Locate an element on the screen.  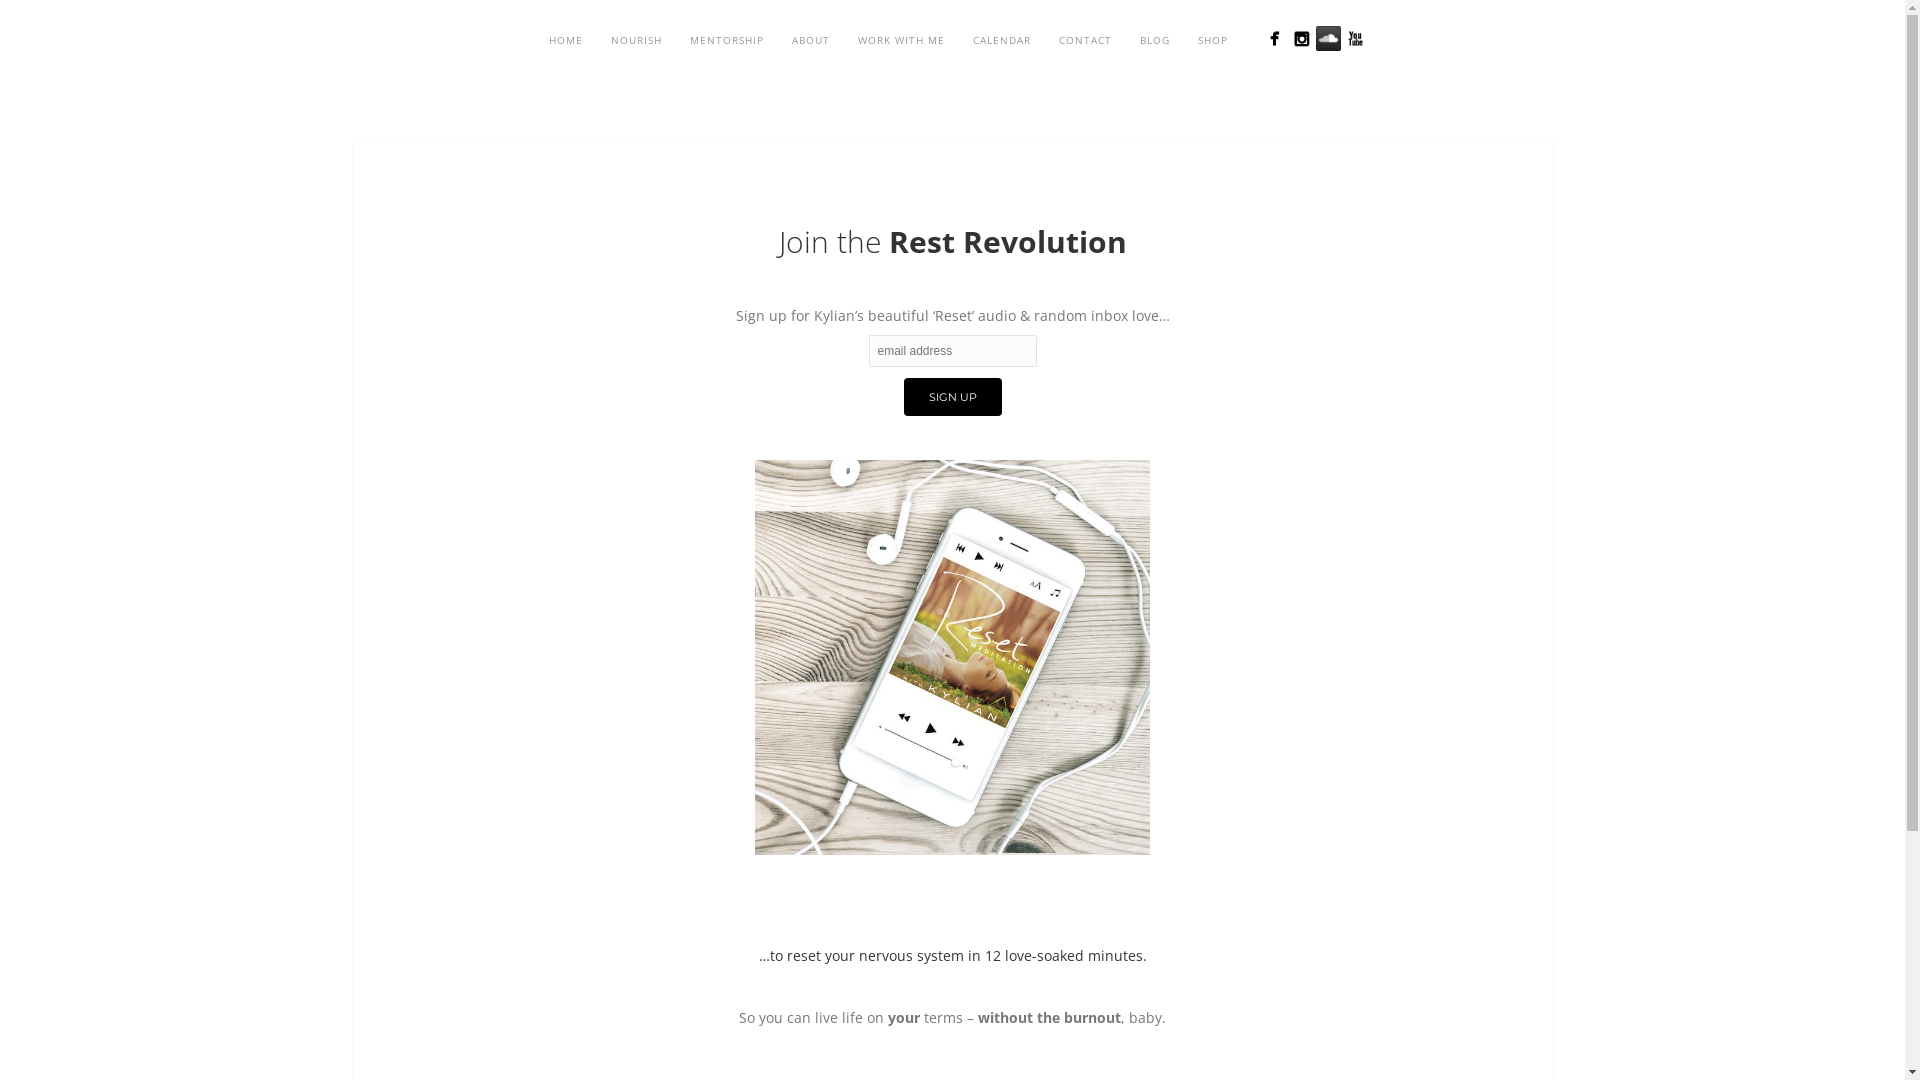
'Sign up' is located at coordinates (952, 397).